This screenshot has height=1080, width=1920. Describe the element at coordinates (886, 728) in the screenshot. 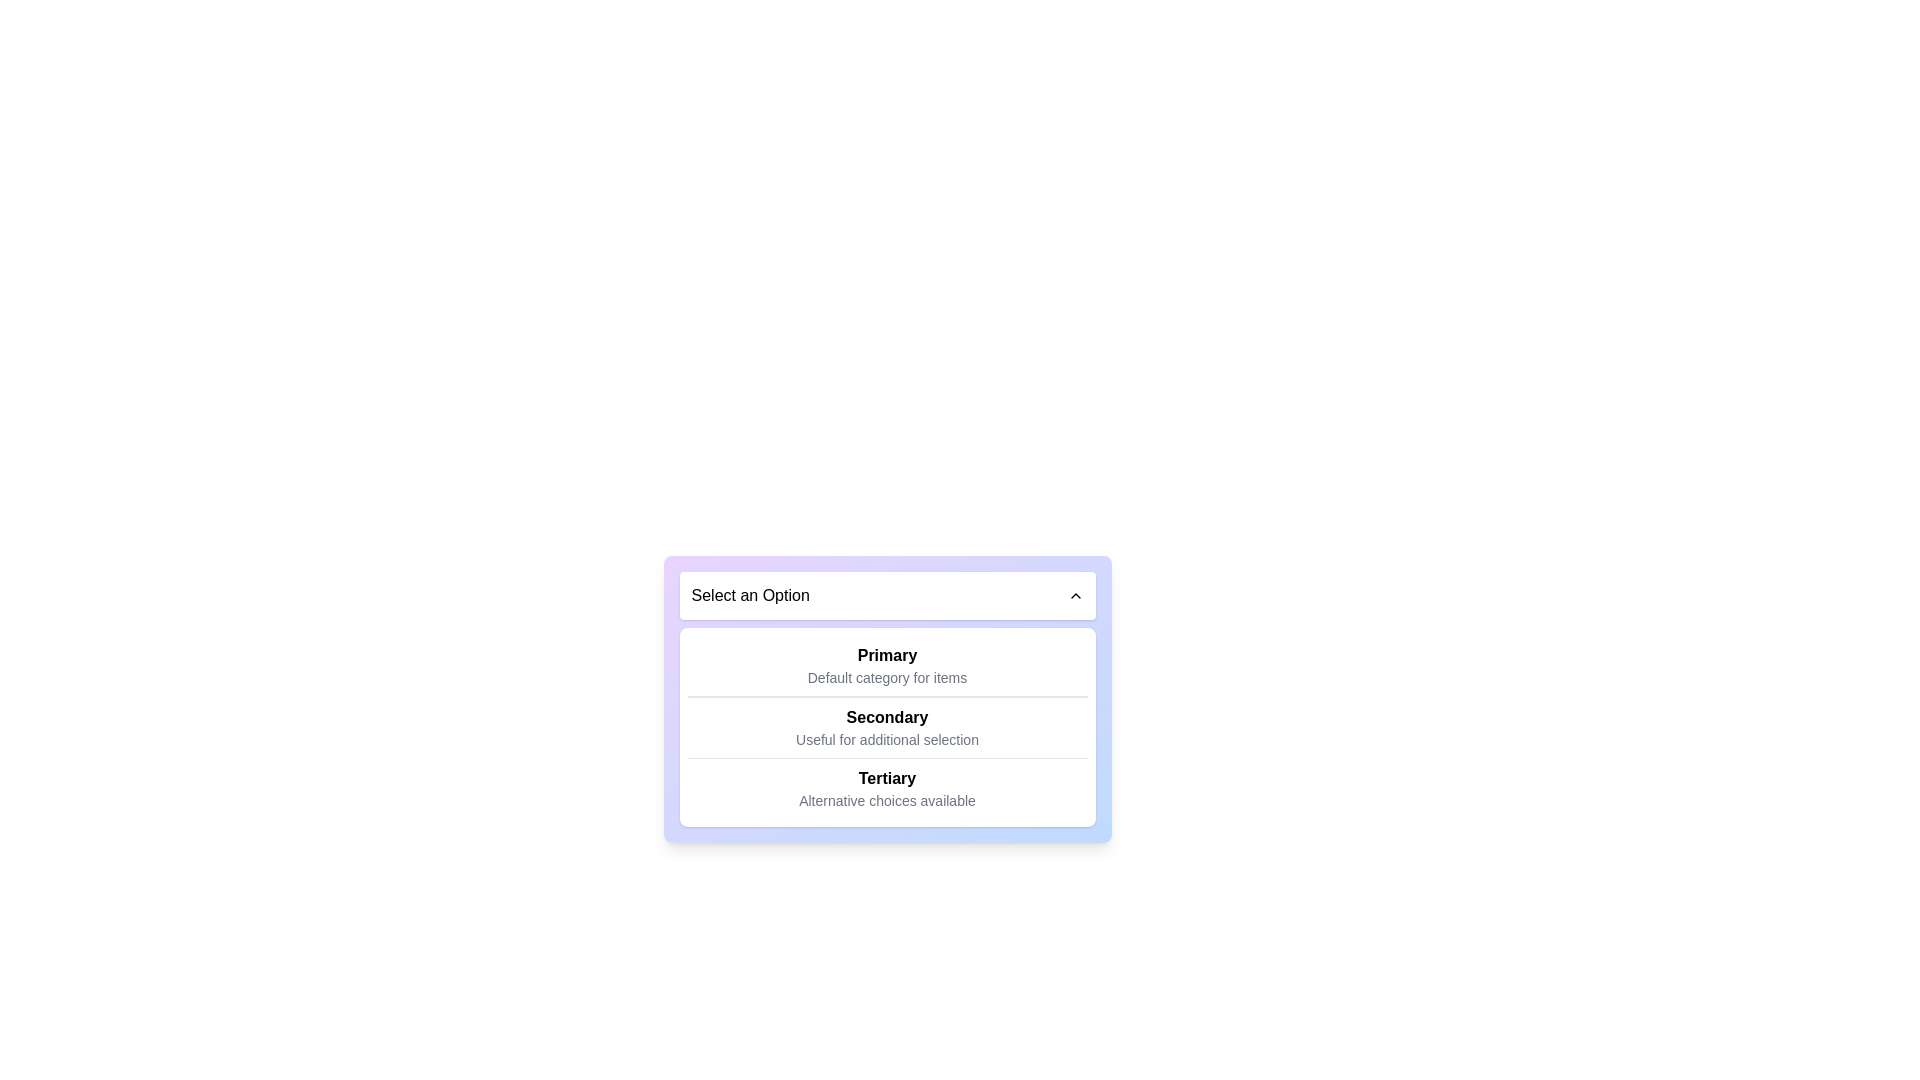

I see `the Text display component that shows 'Secondary' in bold and 'Useful for additional selection' in smaller gray text, located centrally in the list of options` at that location.